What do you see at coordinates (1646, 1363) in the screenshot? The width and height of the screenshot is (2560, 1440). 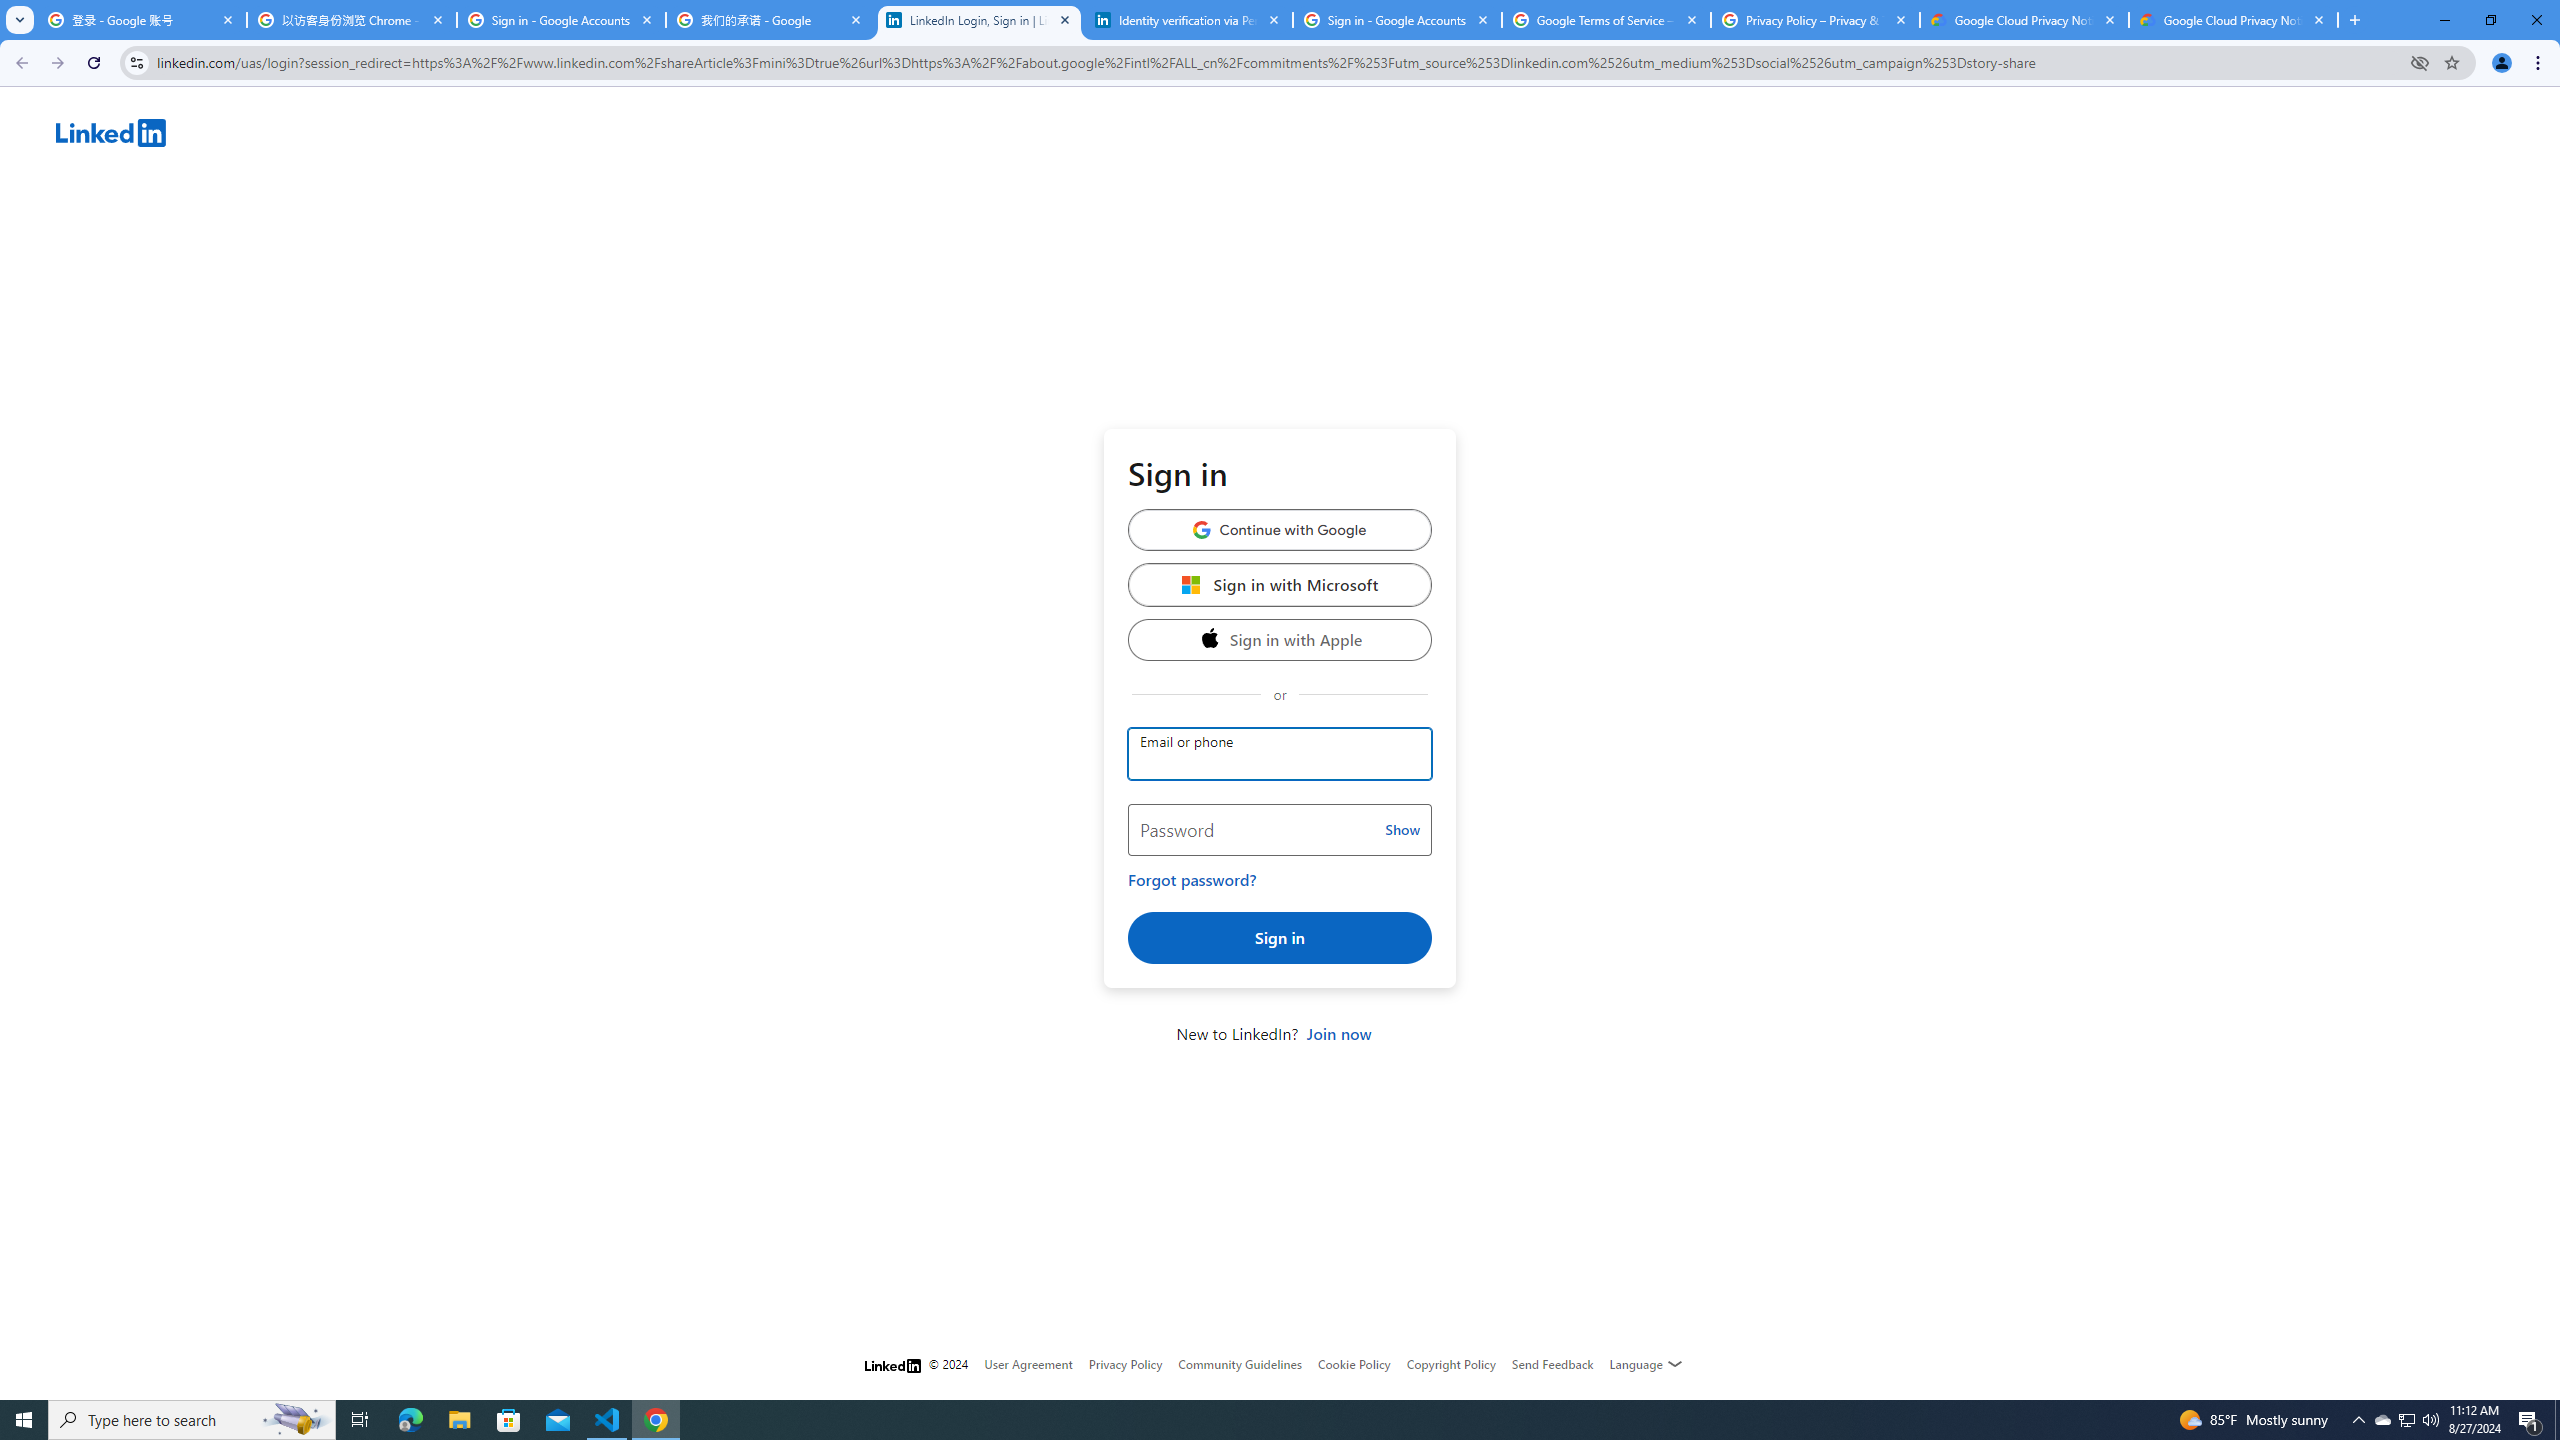 I see `'Language'` at bounding box center [1646, 1363].